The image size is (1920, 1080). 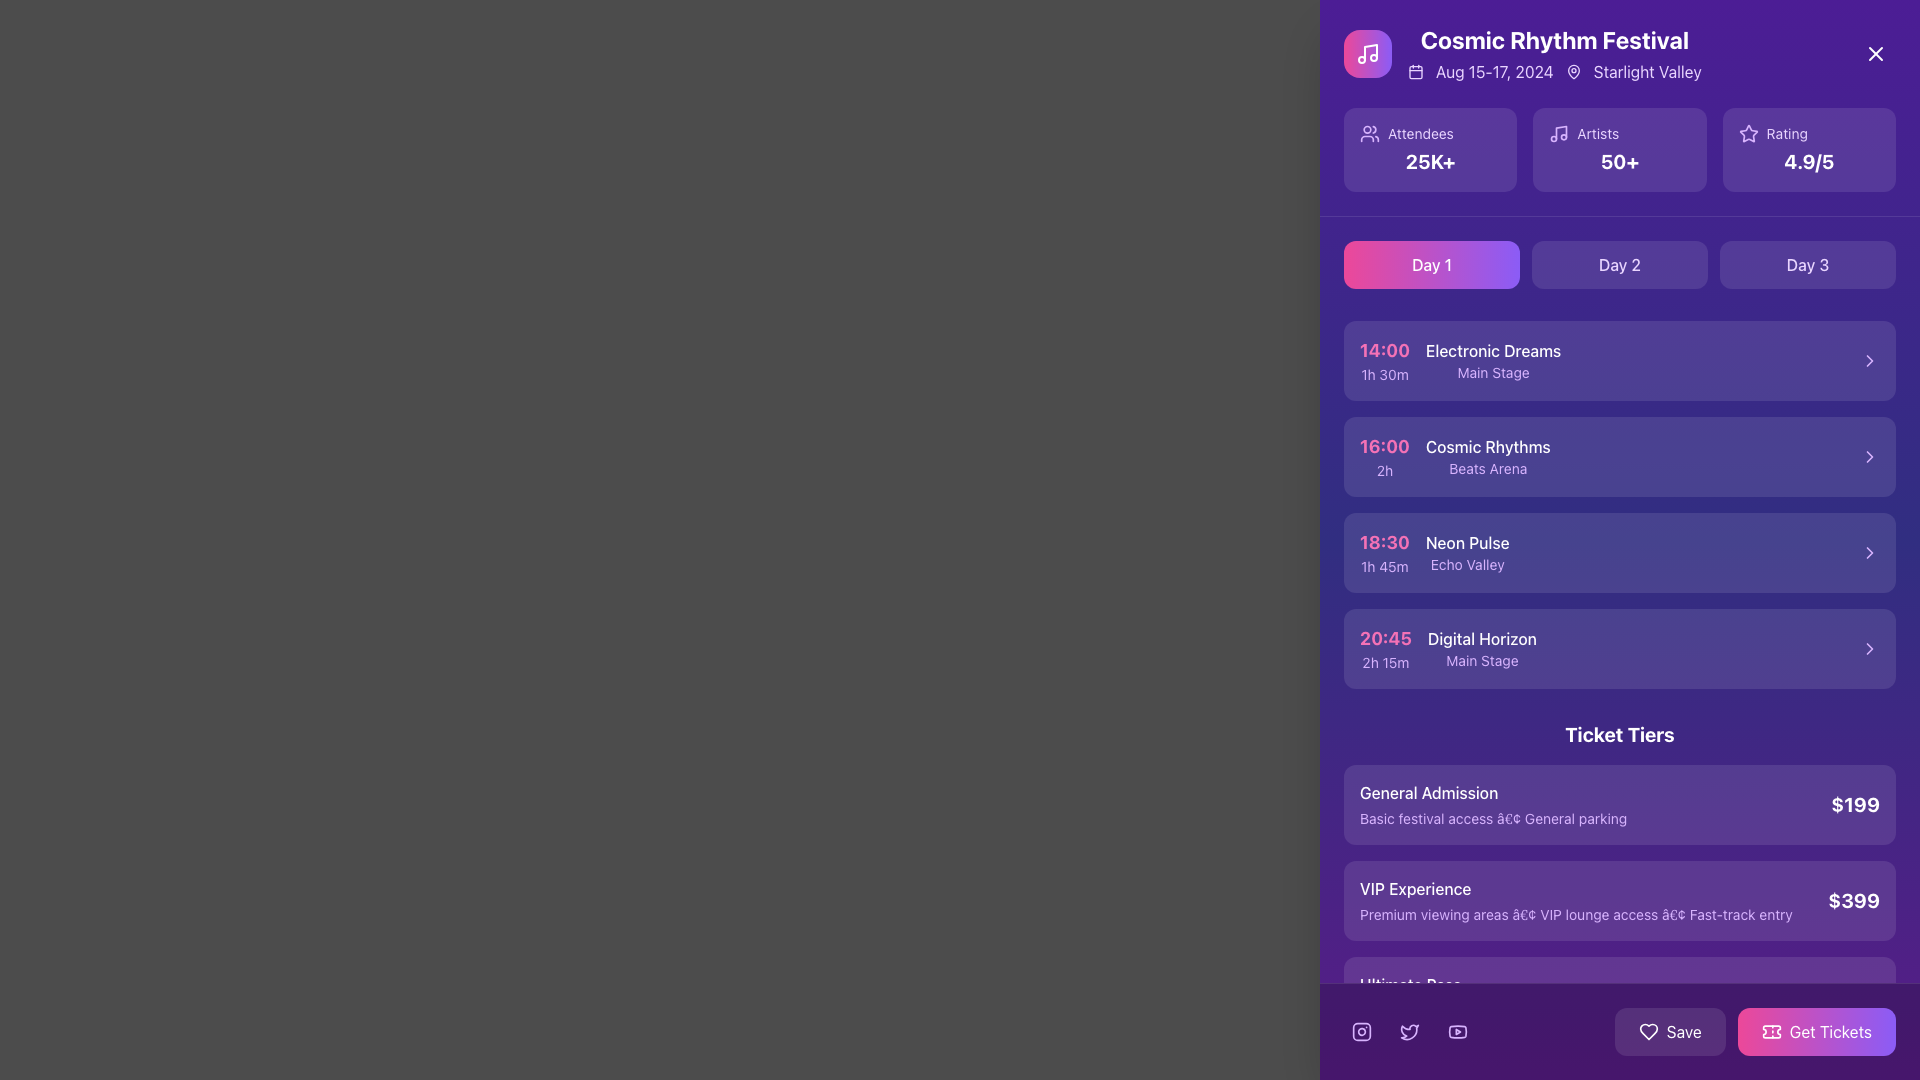 I want to click on the 'Get Tickets' button, which contains a decorative icon on the left side, so click(x=1771, y=1032).